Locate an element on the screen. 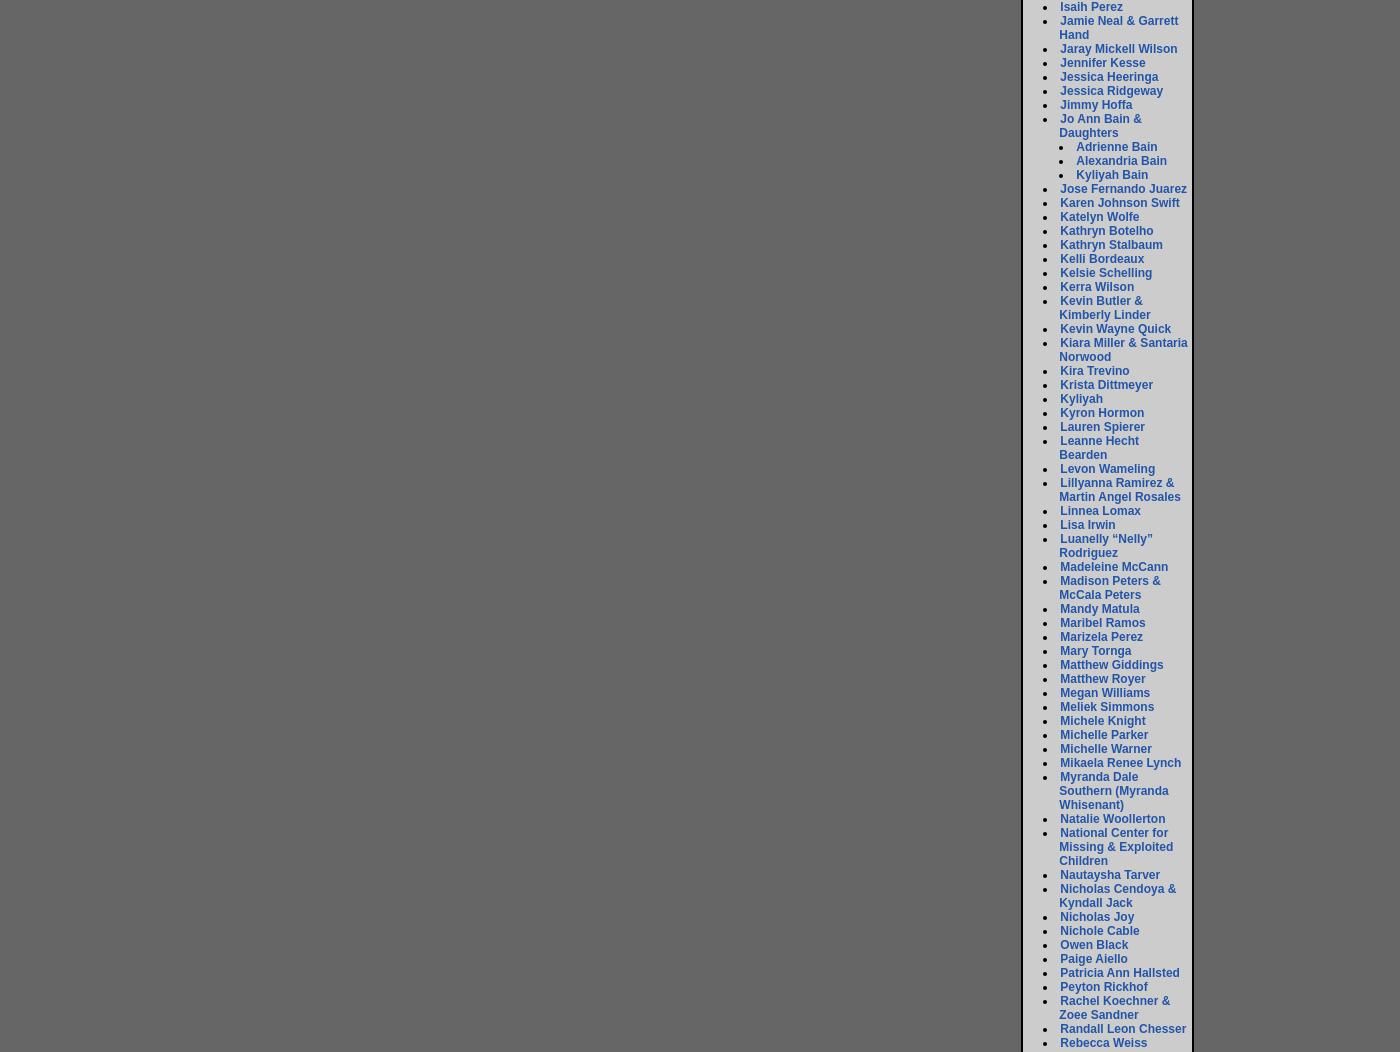 The image size is (1400, 1052). 'Lillyanna Ramirez & Martin Angel Rosales' is located at coordinates (1058, 489).